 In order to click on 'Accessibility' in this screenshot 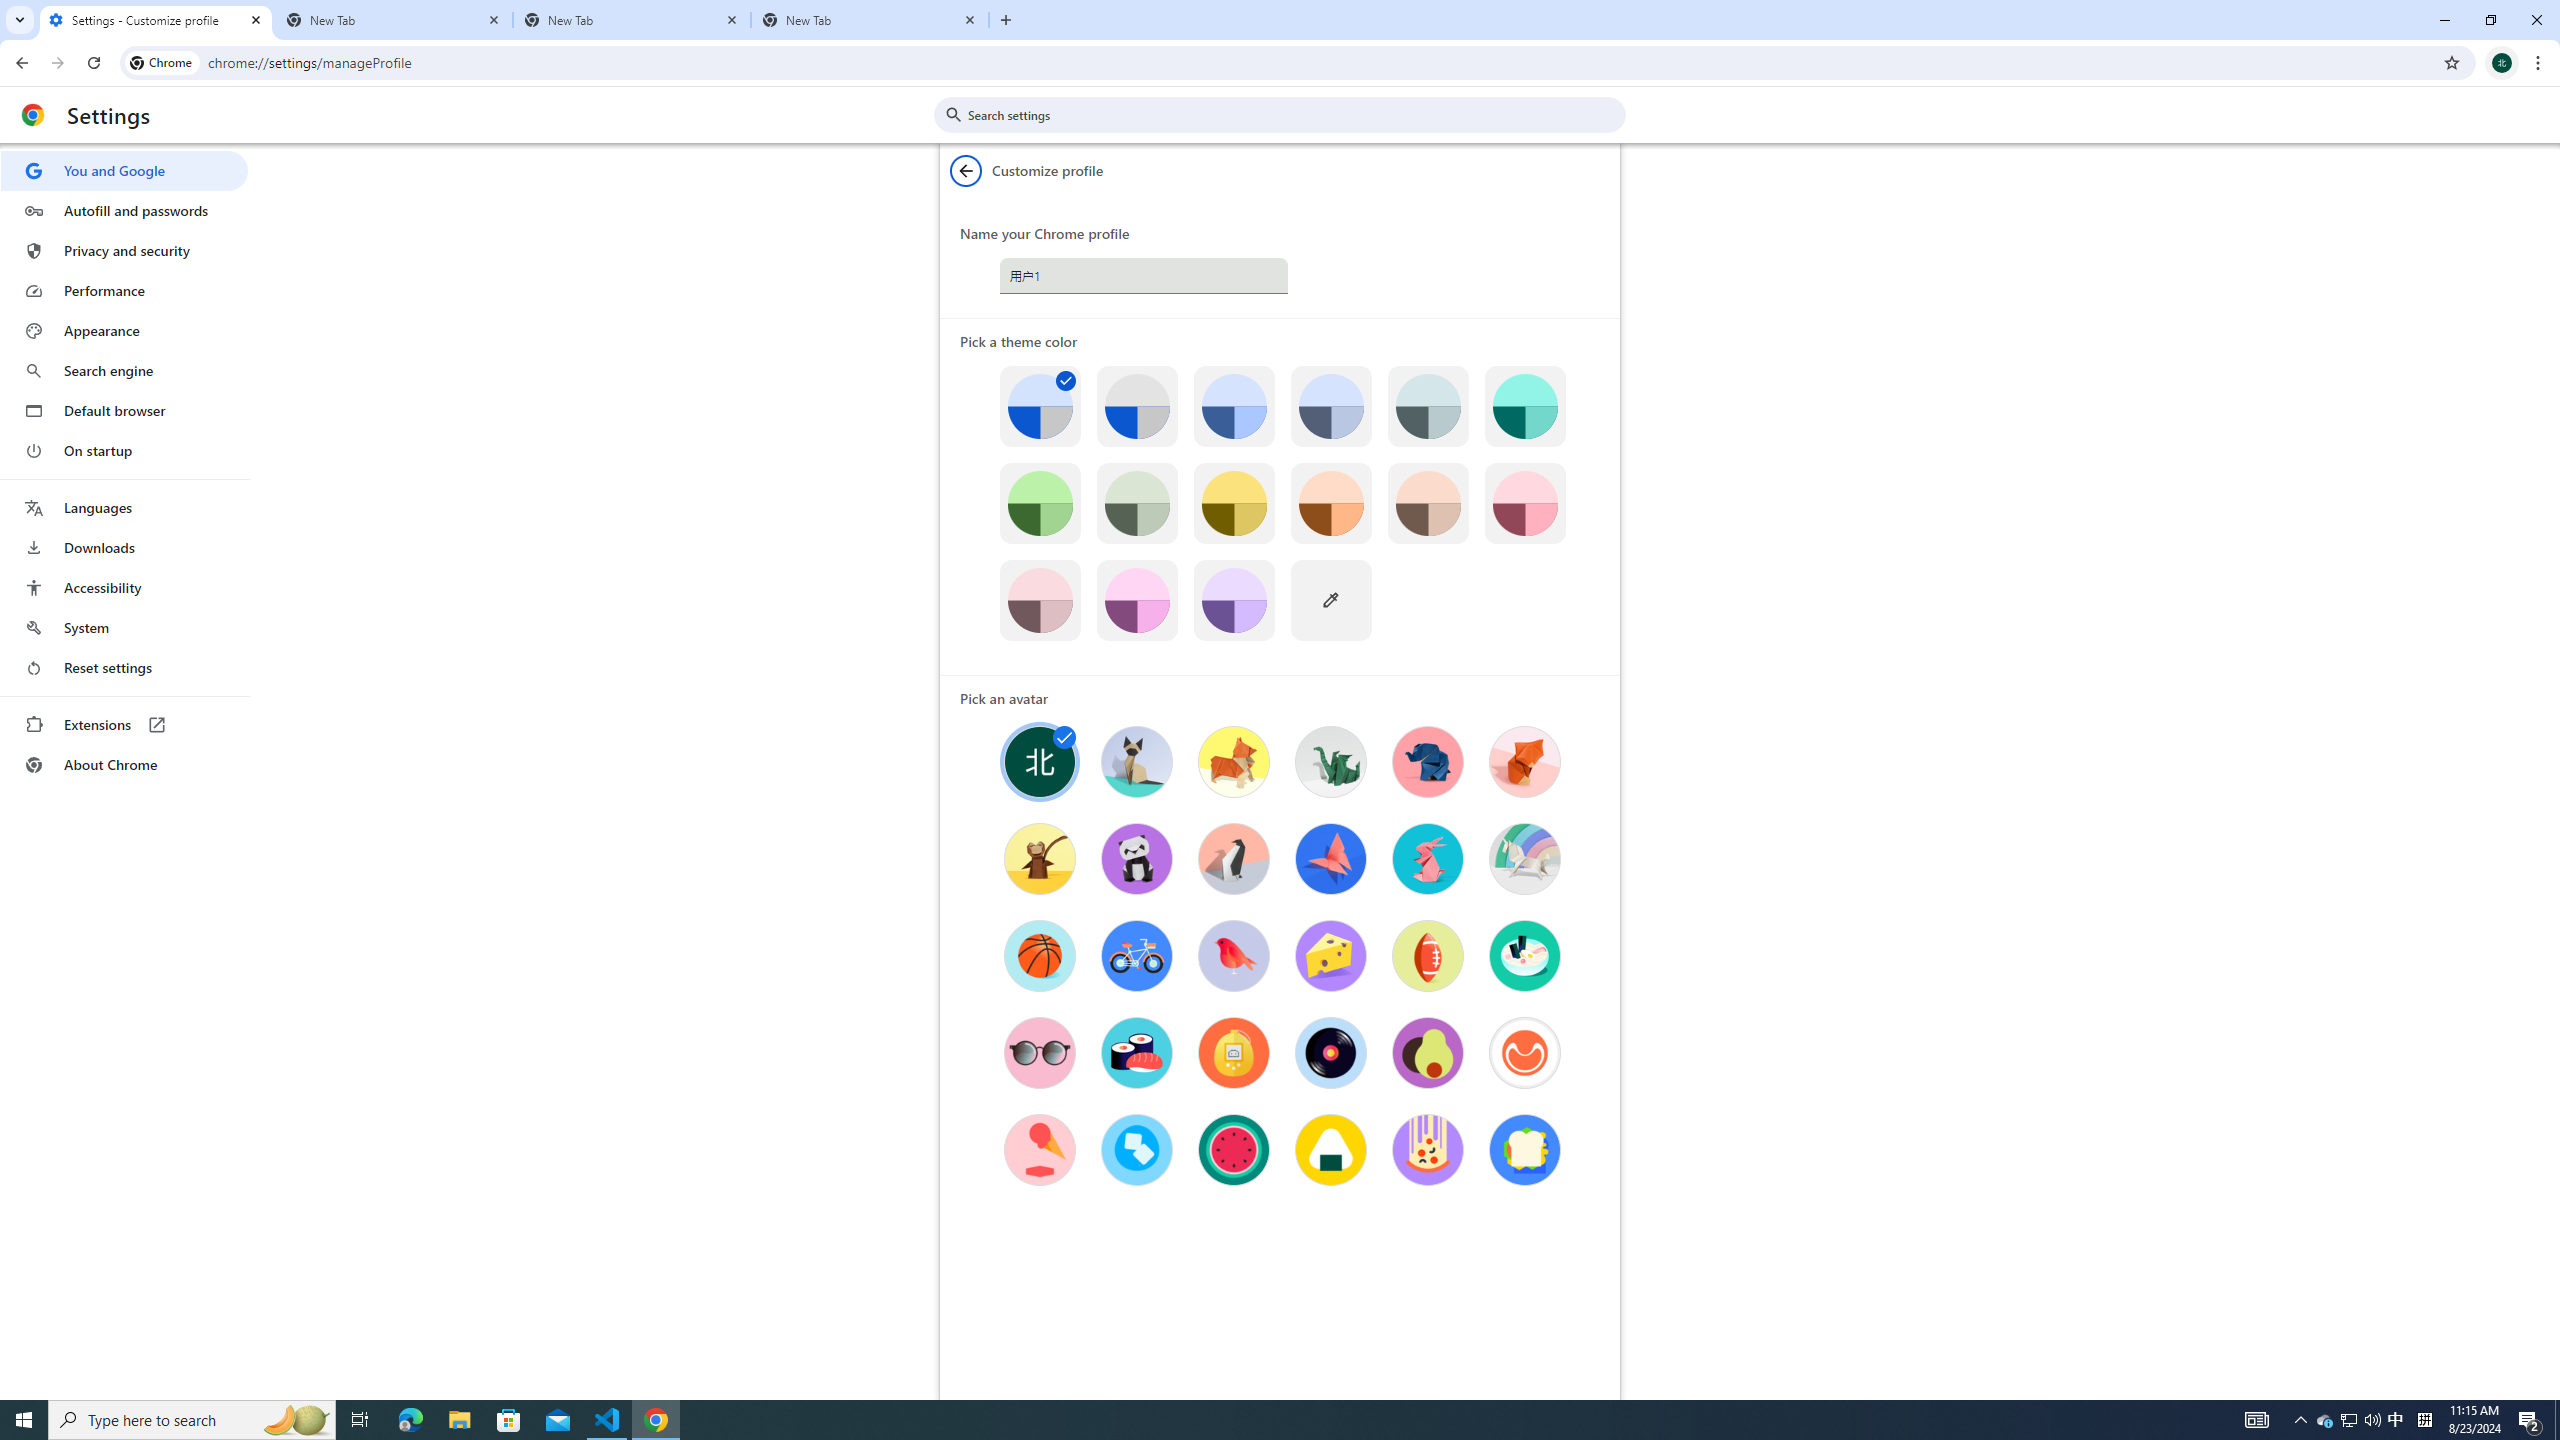, I will do `click(123, 586)`.